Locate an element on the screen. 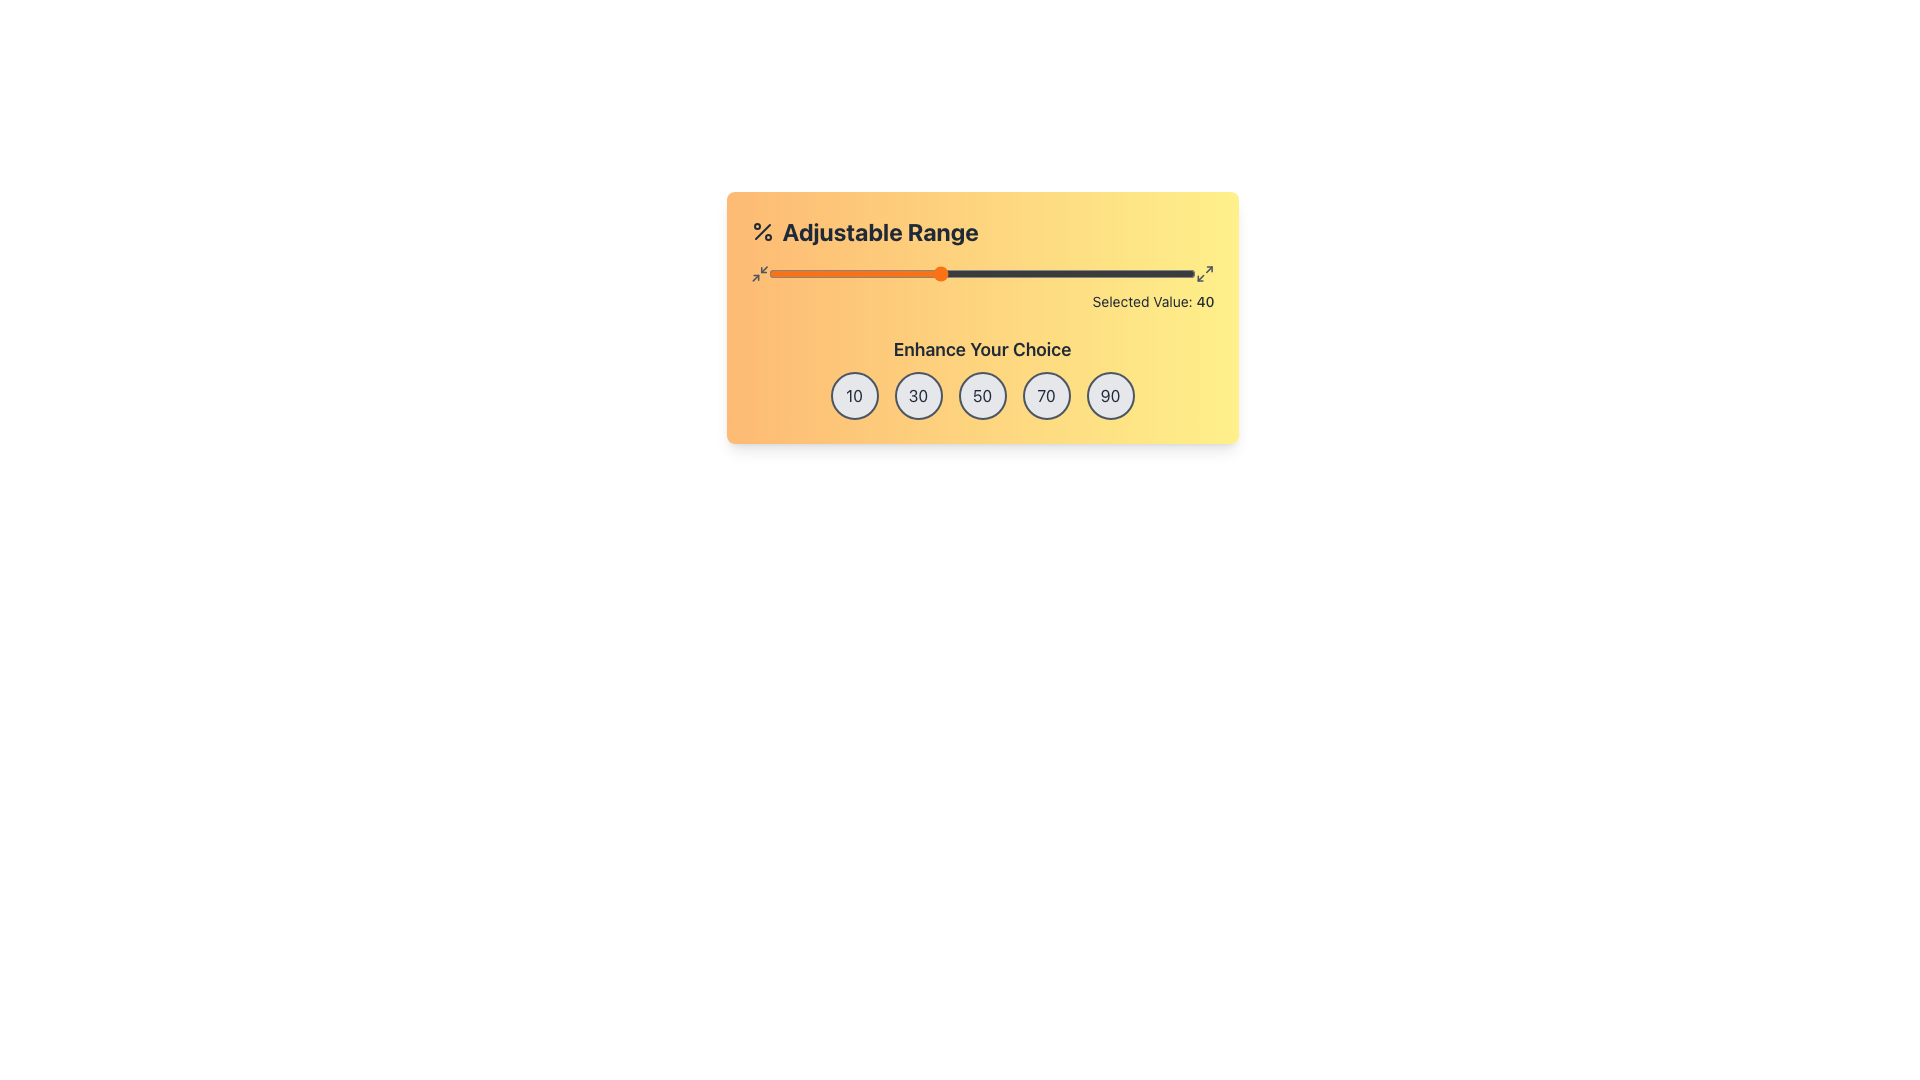 Image resolution: width=1920 pixels, height=1080 pixels. the slider is located at coordinates (849, 273).